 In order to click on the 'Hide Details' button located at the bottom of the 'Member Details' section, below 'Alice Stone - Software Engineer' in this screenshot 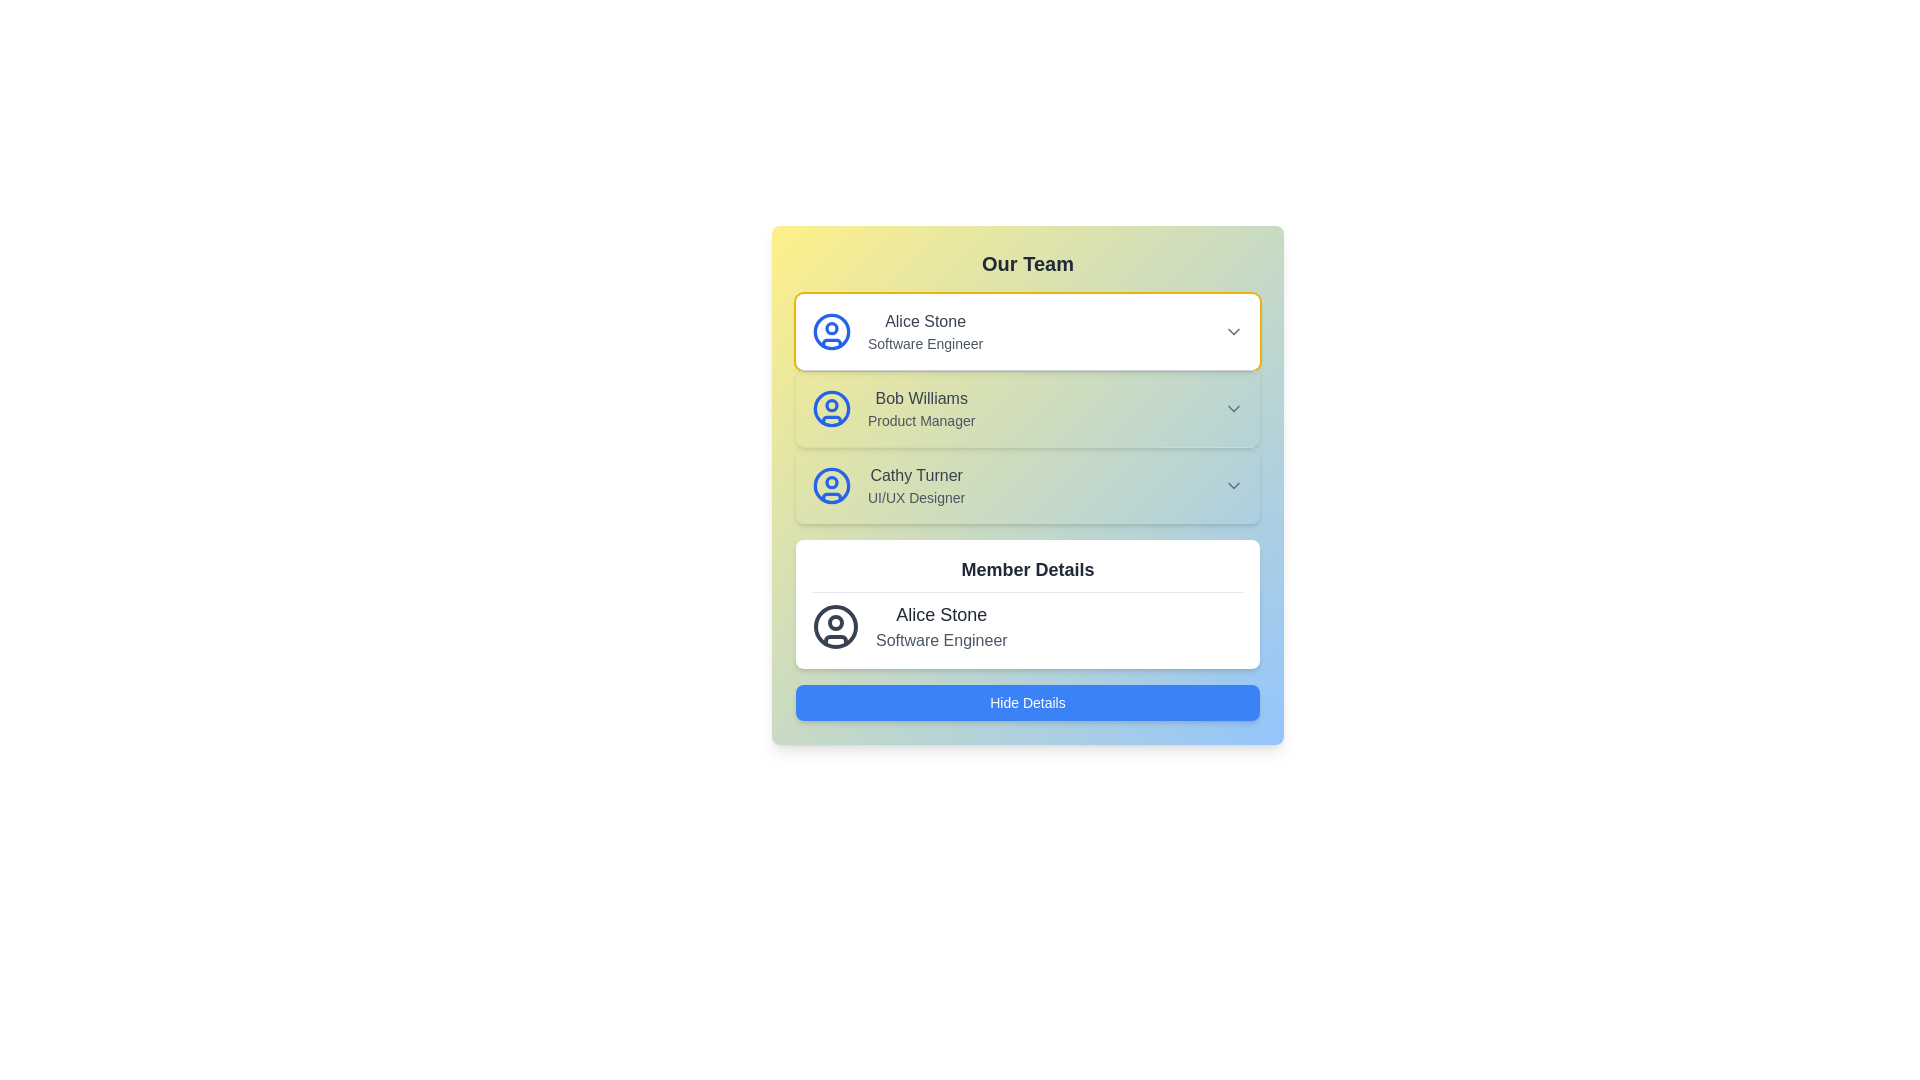, I will do `click(1027, 701)`.